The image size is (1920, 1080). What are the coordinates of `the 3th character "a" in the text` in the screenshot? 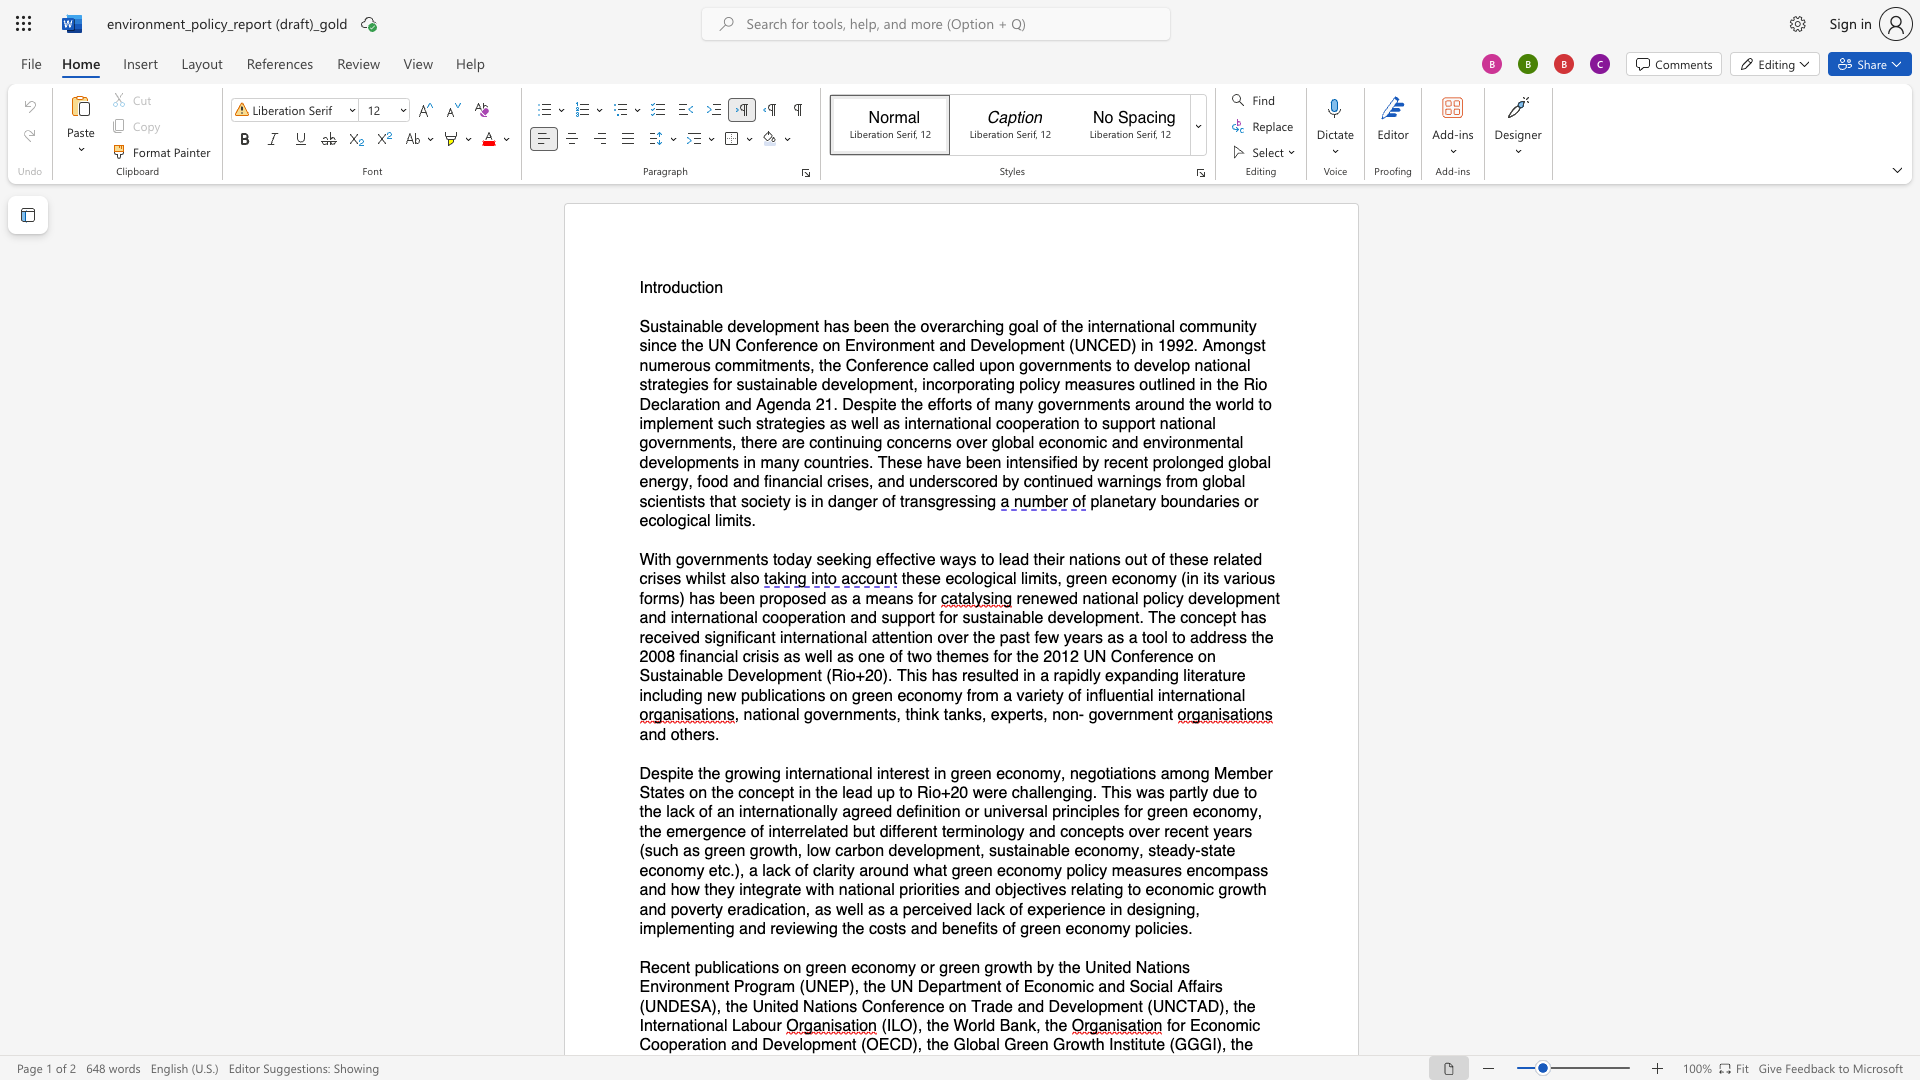 It's located at (814, 482).